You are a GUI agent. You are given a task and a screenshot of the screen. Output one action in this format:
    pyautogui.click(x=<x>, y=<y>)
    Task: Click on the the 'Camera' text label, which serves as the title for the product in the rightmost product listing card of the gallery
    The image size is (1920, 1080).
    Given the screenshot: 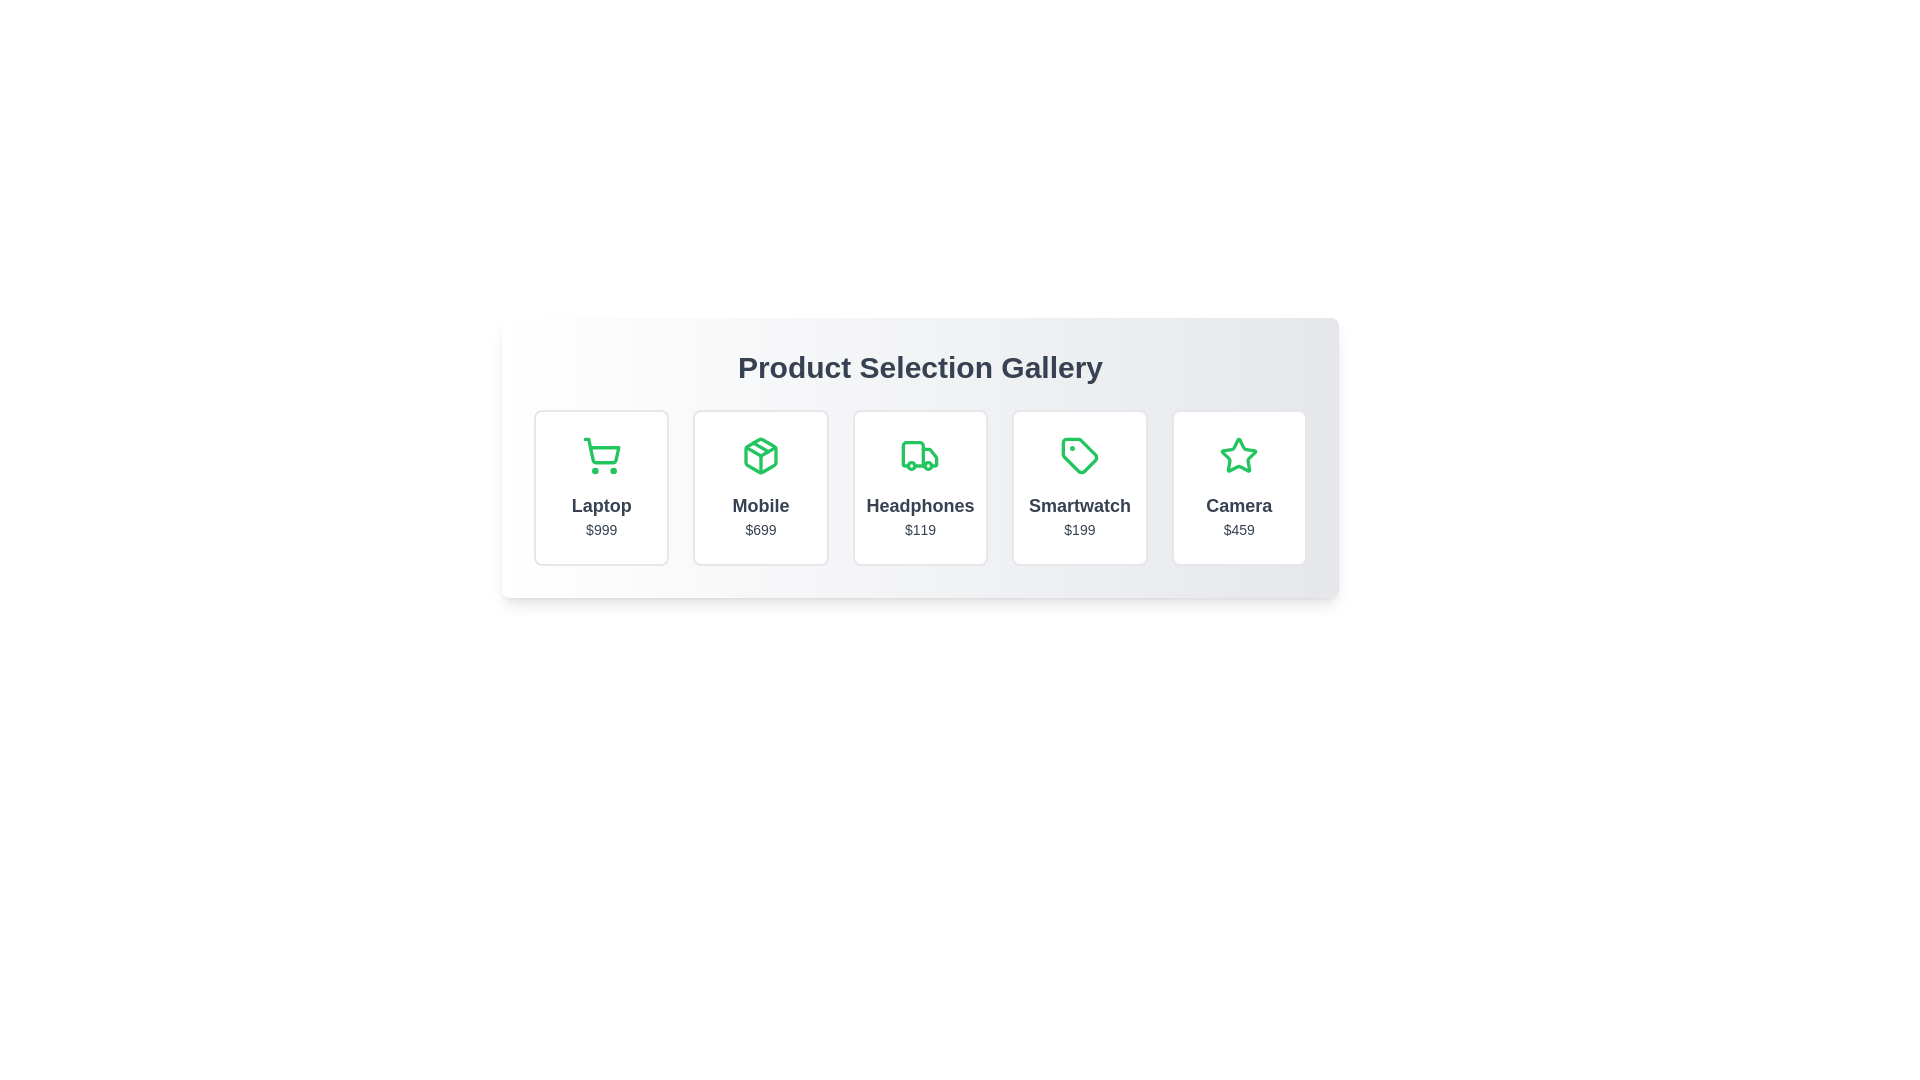 What is the action you would take?
    pyautogui.click(x=1238, y=504)
    